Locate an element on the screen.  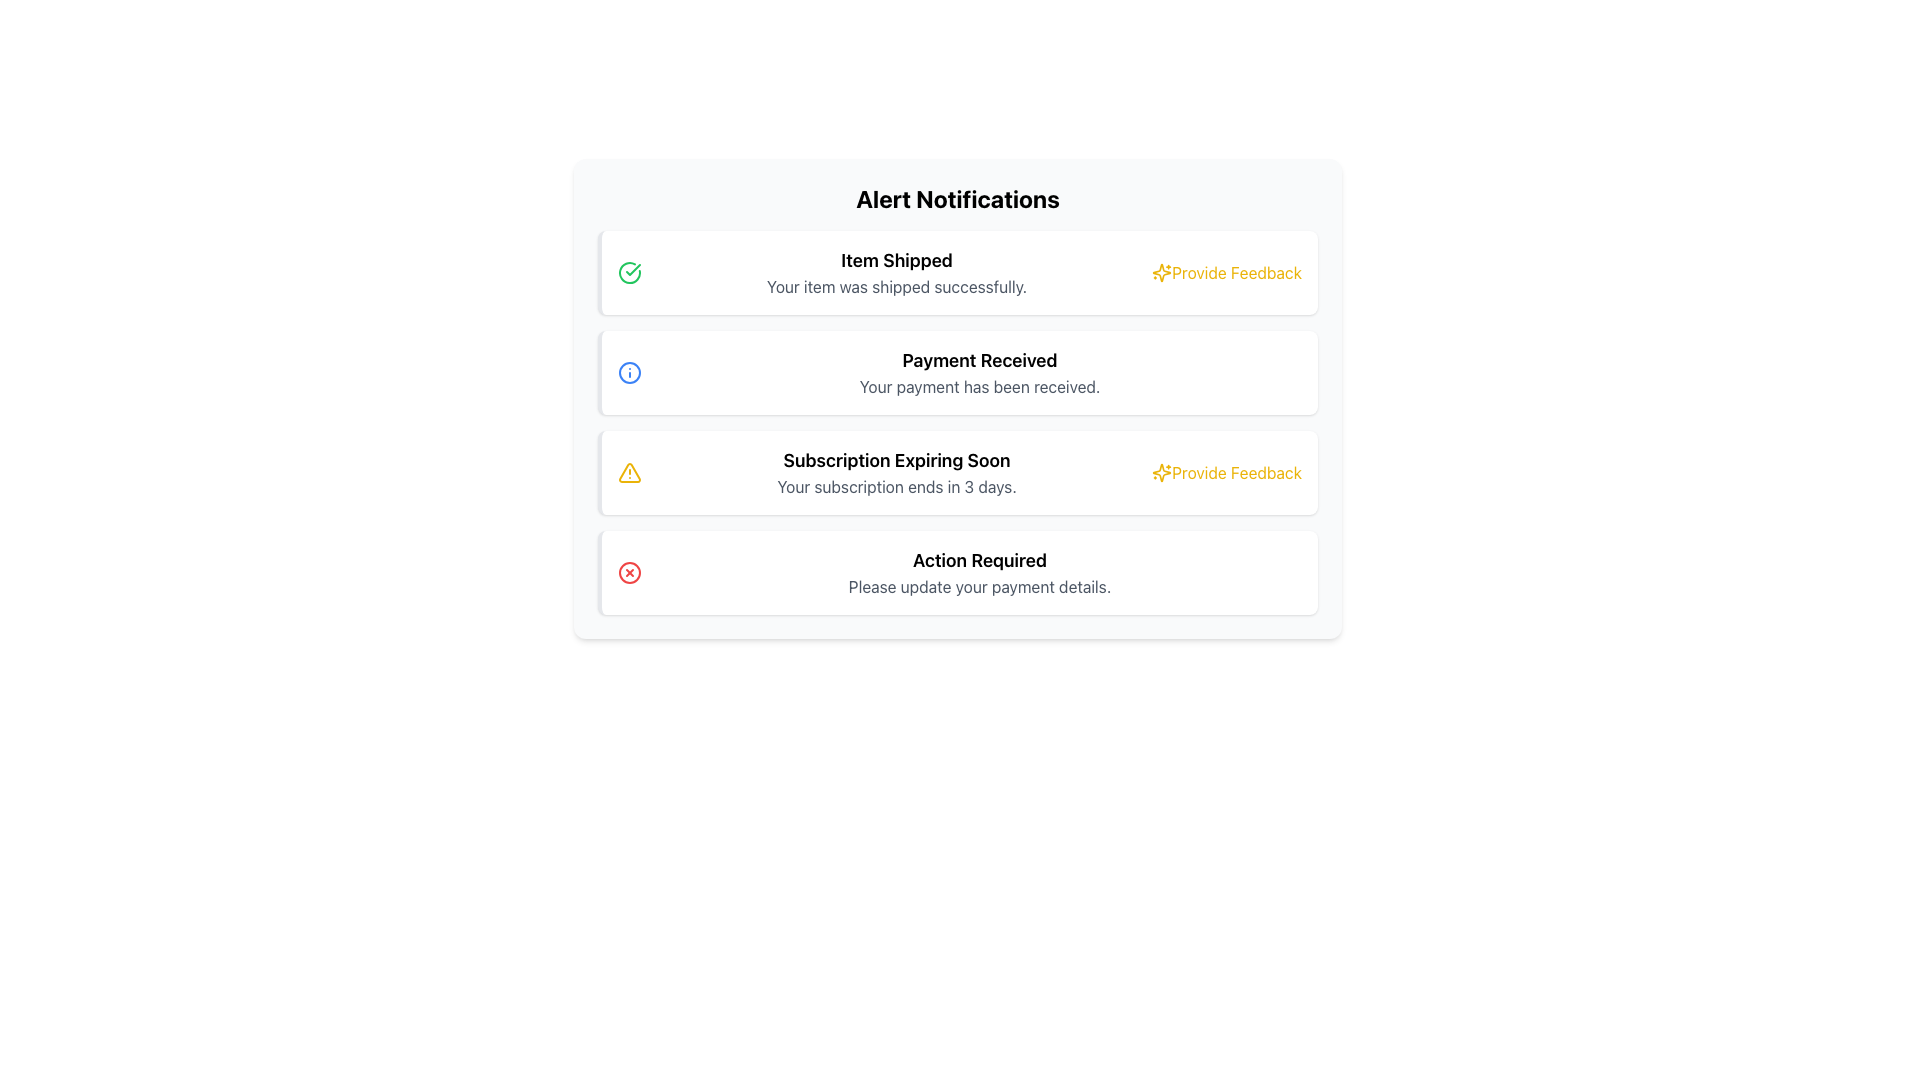
the central circle of the 'Payment Received' alert icon, which is styled with a stroke color and has no fill is located at coordinates (628, 373).